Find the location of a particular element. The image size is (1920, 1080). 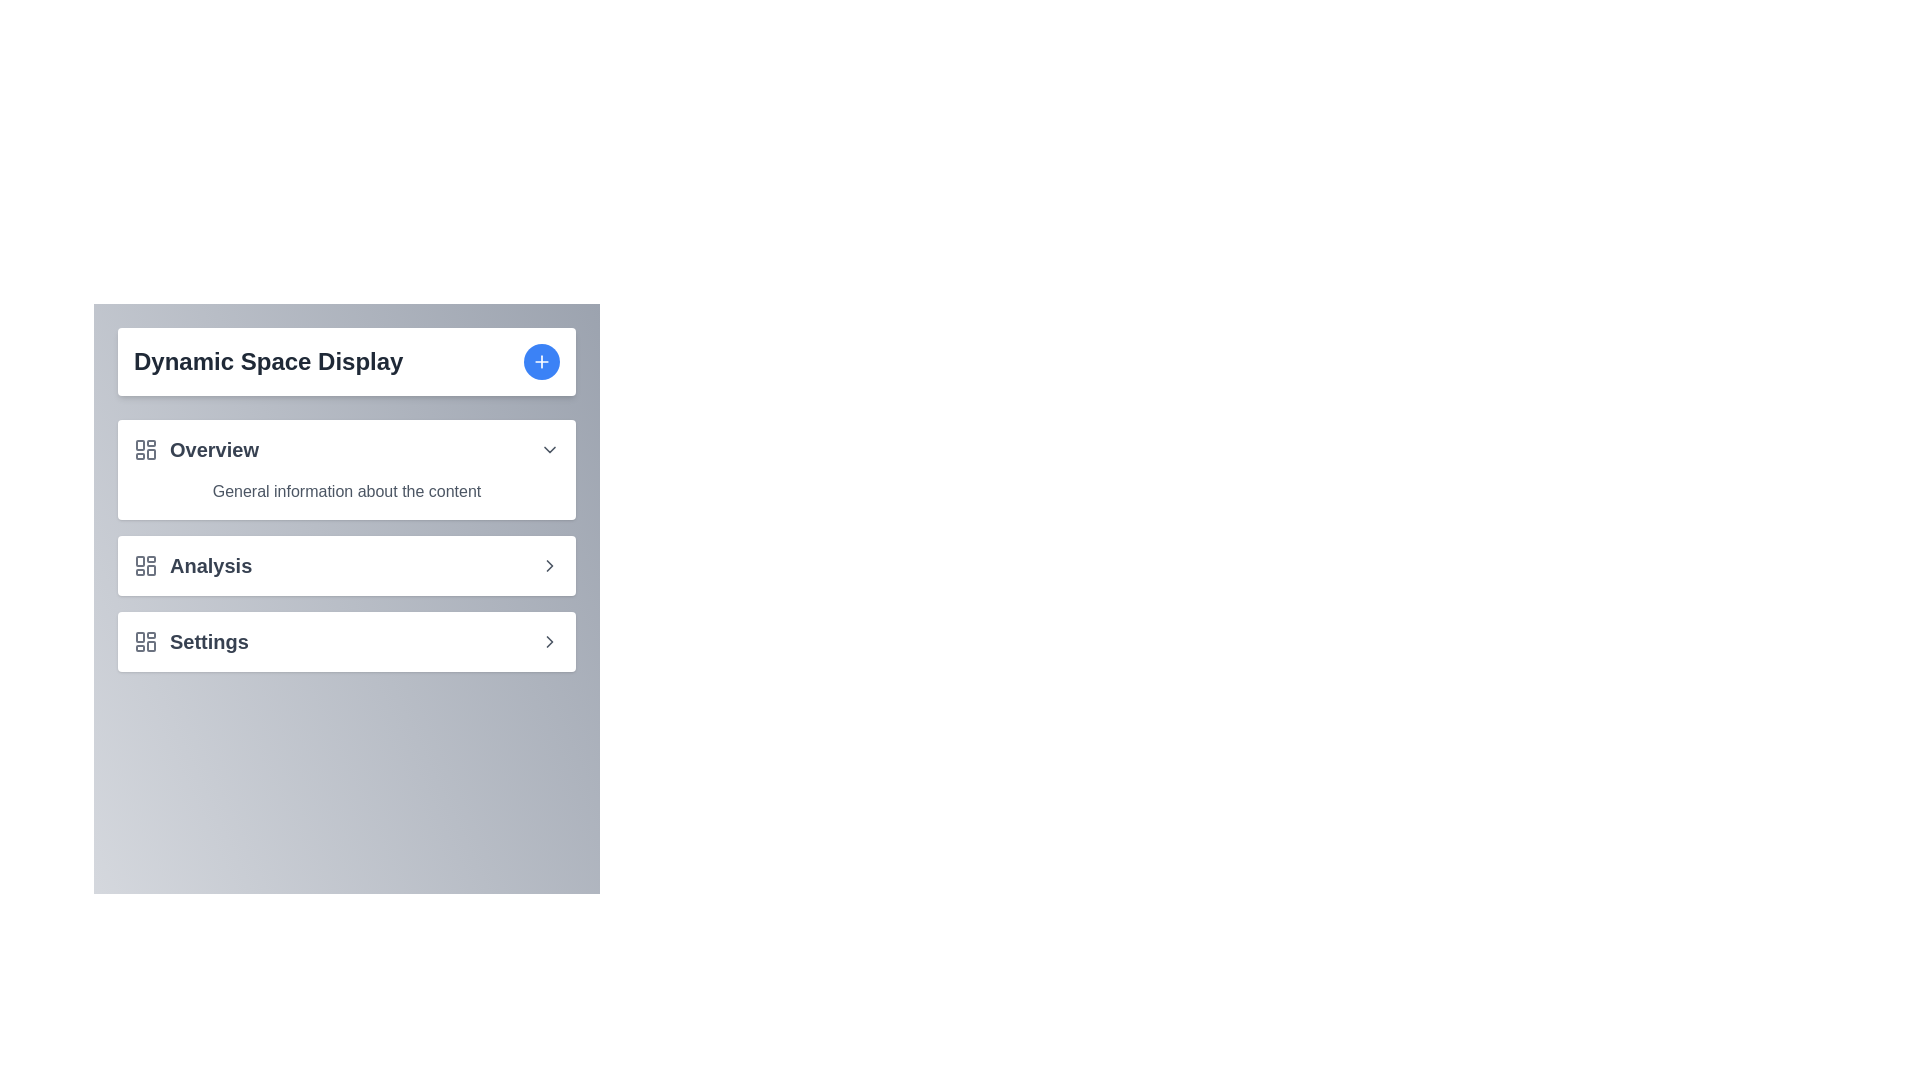

the icon next to the 'Overview' menu item is located at coordinates (550, 450).